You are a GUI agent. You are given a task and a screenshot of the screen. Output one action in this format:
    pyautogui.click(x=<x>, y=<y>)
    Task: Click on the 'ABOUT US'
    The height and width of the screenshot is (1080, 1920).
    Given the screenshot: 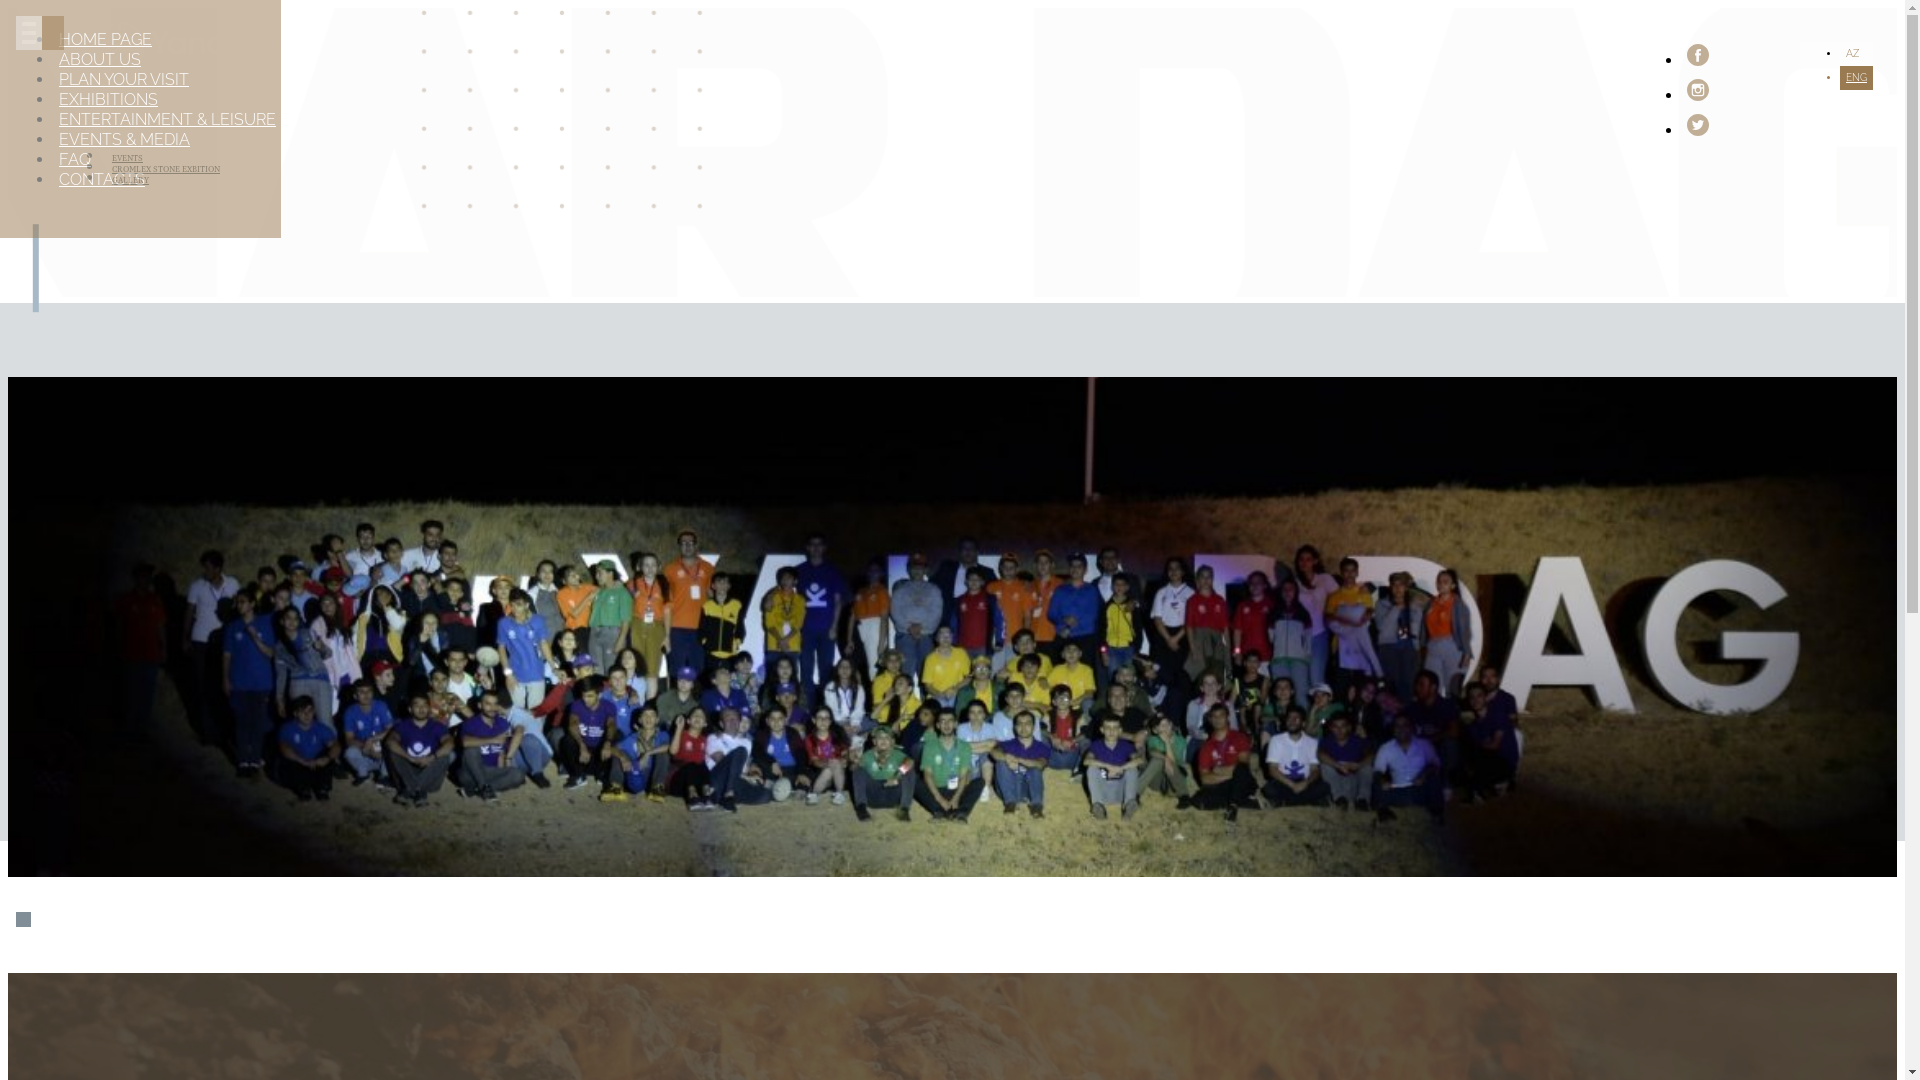 What is the action you would take?
    pyautogui.click(x=99, y=58)
    